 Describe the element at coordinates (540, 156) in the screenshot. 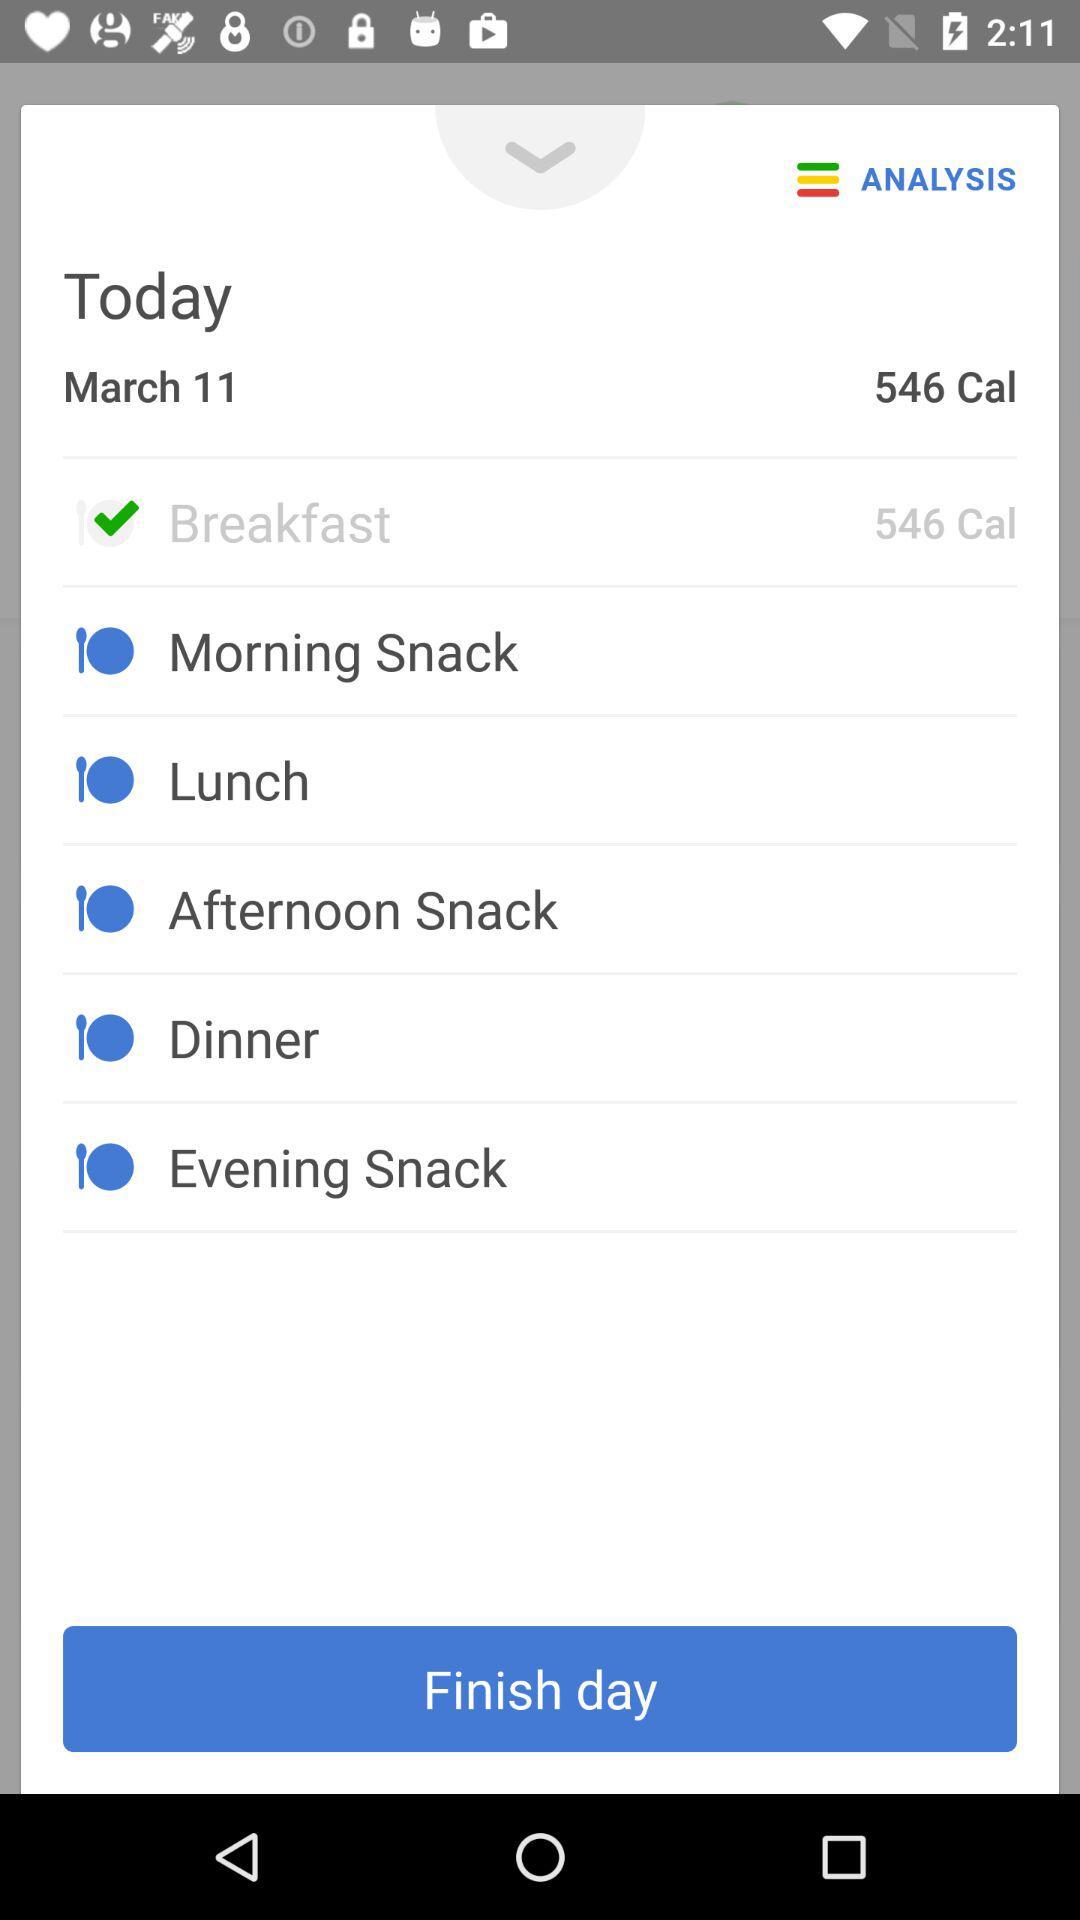

I see `show more options` at that location.